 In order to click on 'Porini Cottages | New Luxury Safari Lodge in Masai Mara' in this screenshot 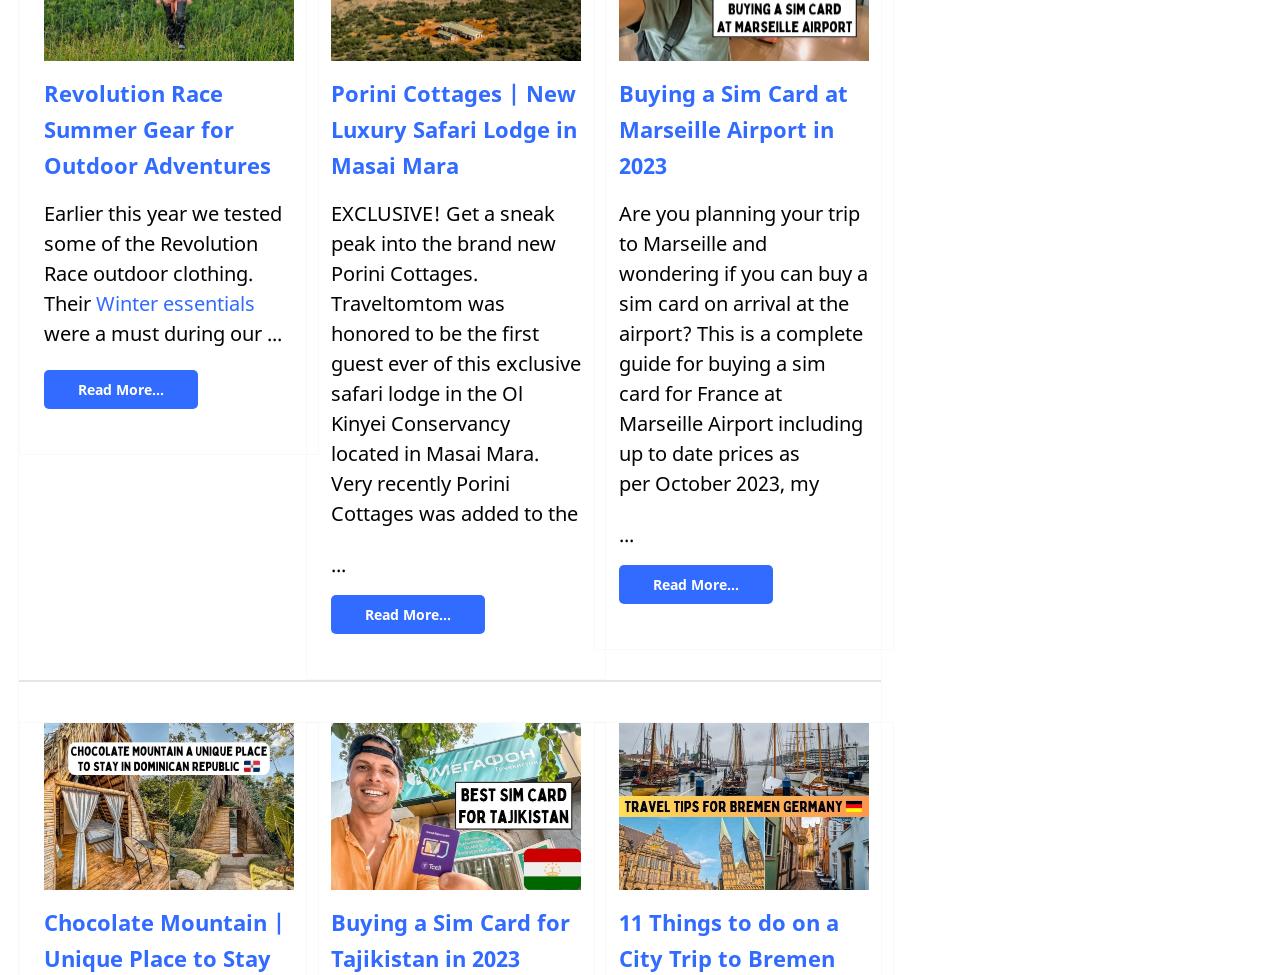, I will do `click(453, 128)`.